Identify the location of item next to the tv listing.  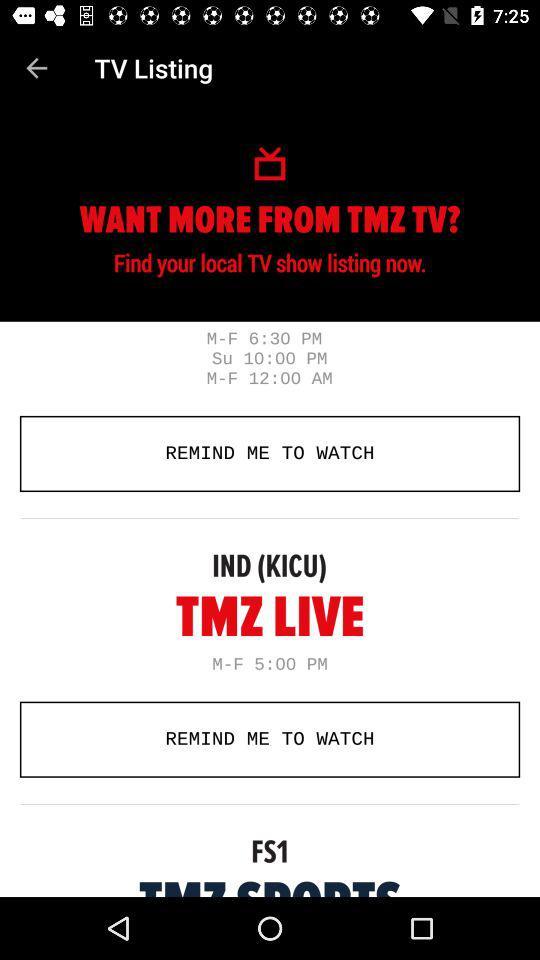
(36, 68).